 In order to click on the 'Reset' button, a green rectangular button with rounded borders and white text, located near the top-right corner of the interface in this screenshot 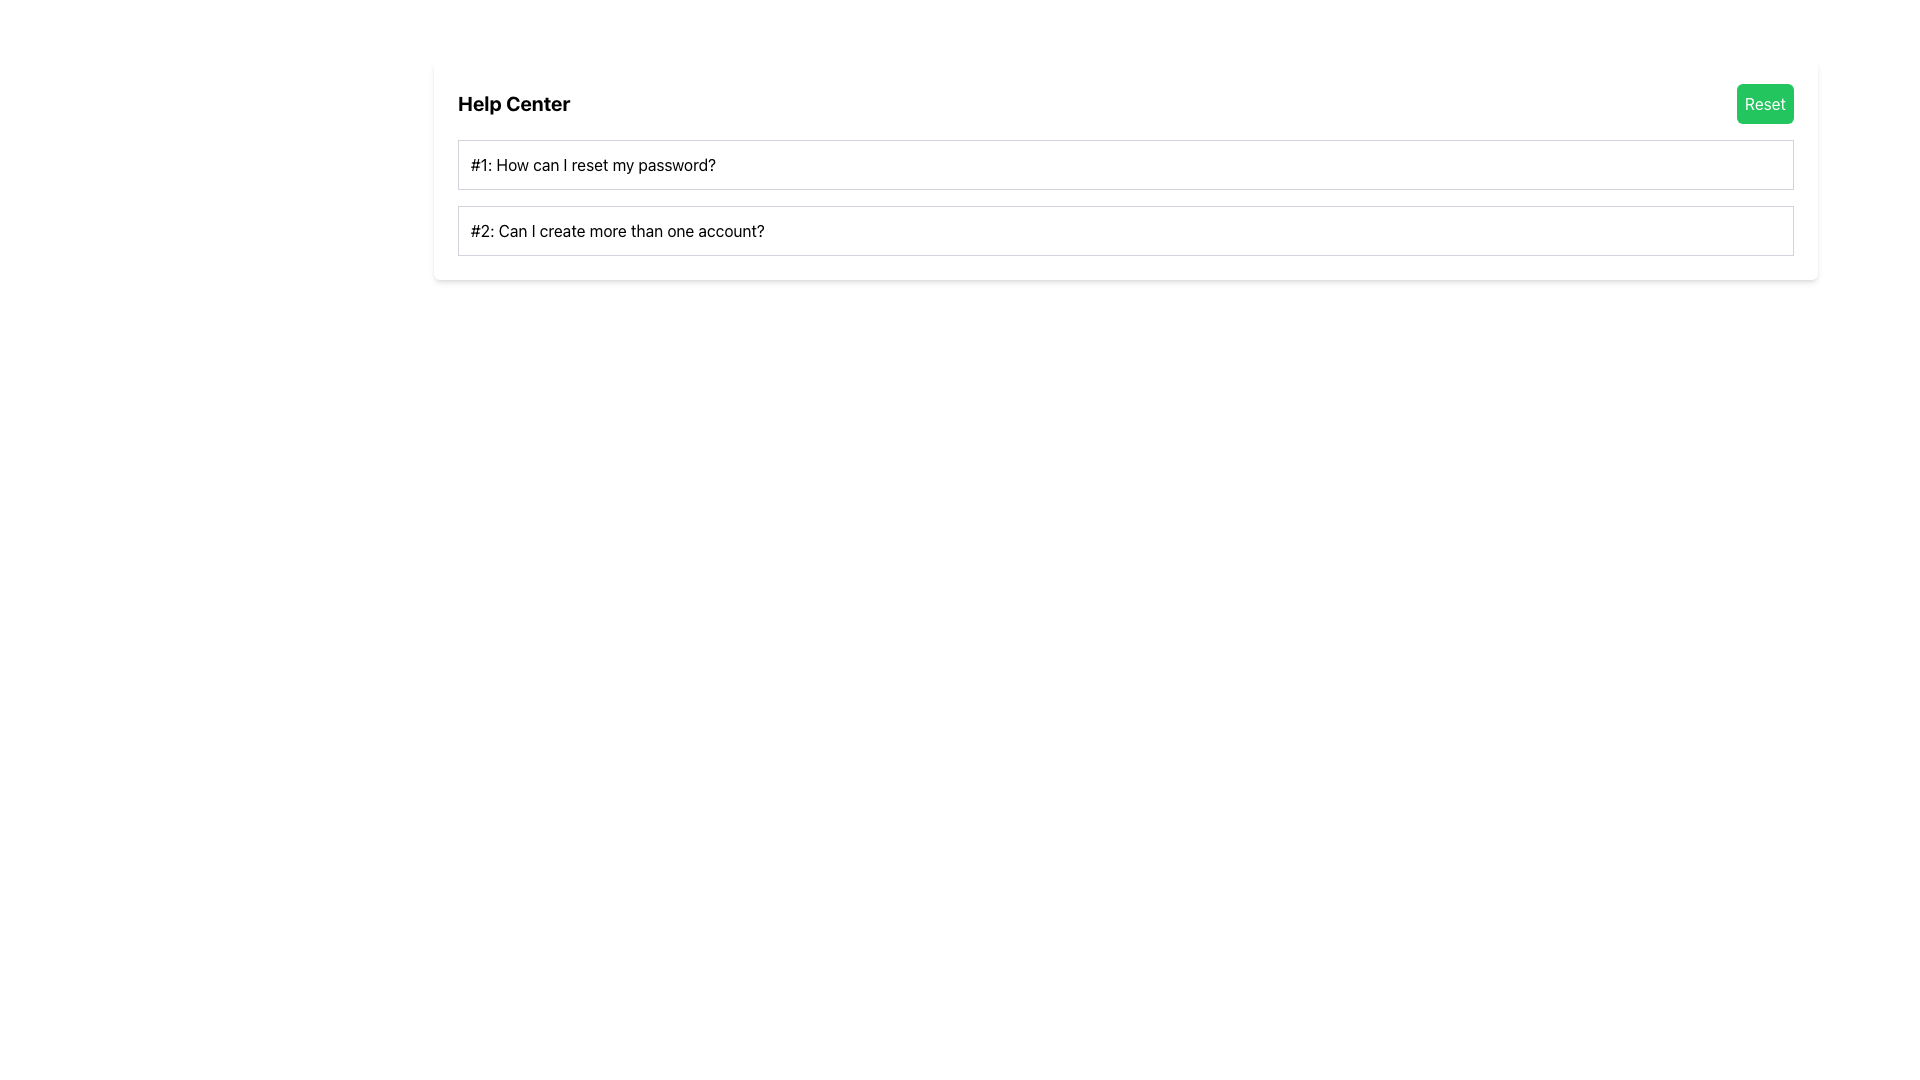, I will do `click(1765, 104)`.